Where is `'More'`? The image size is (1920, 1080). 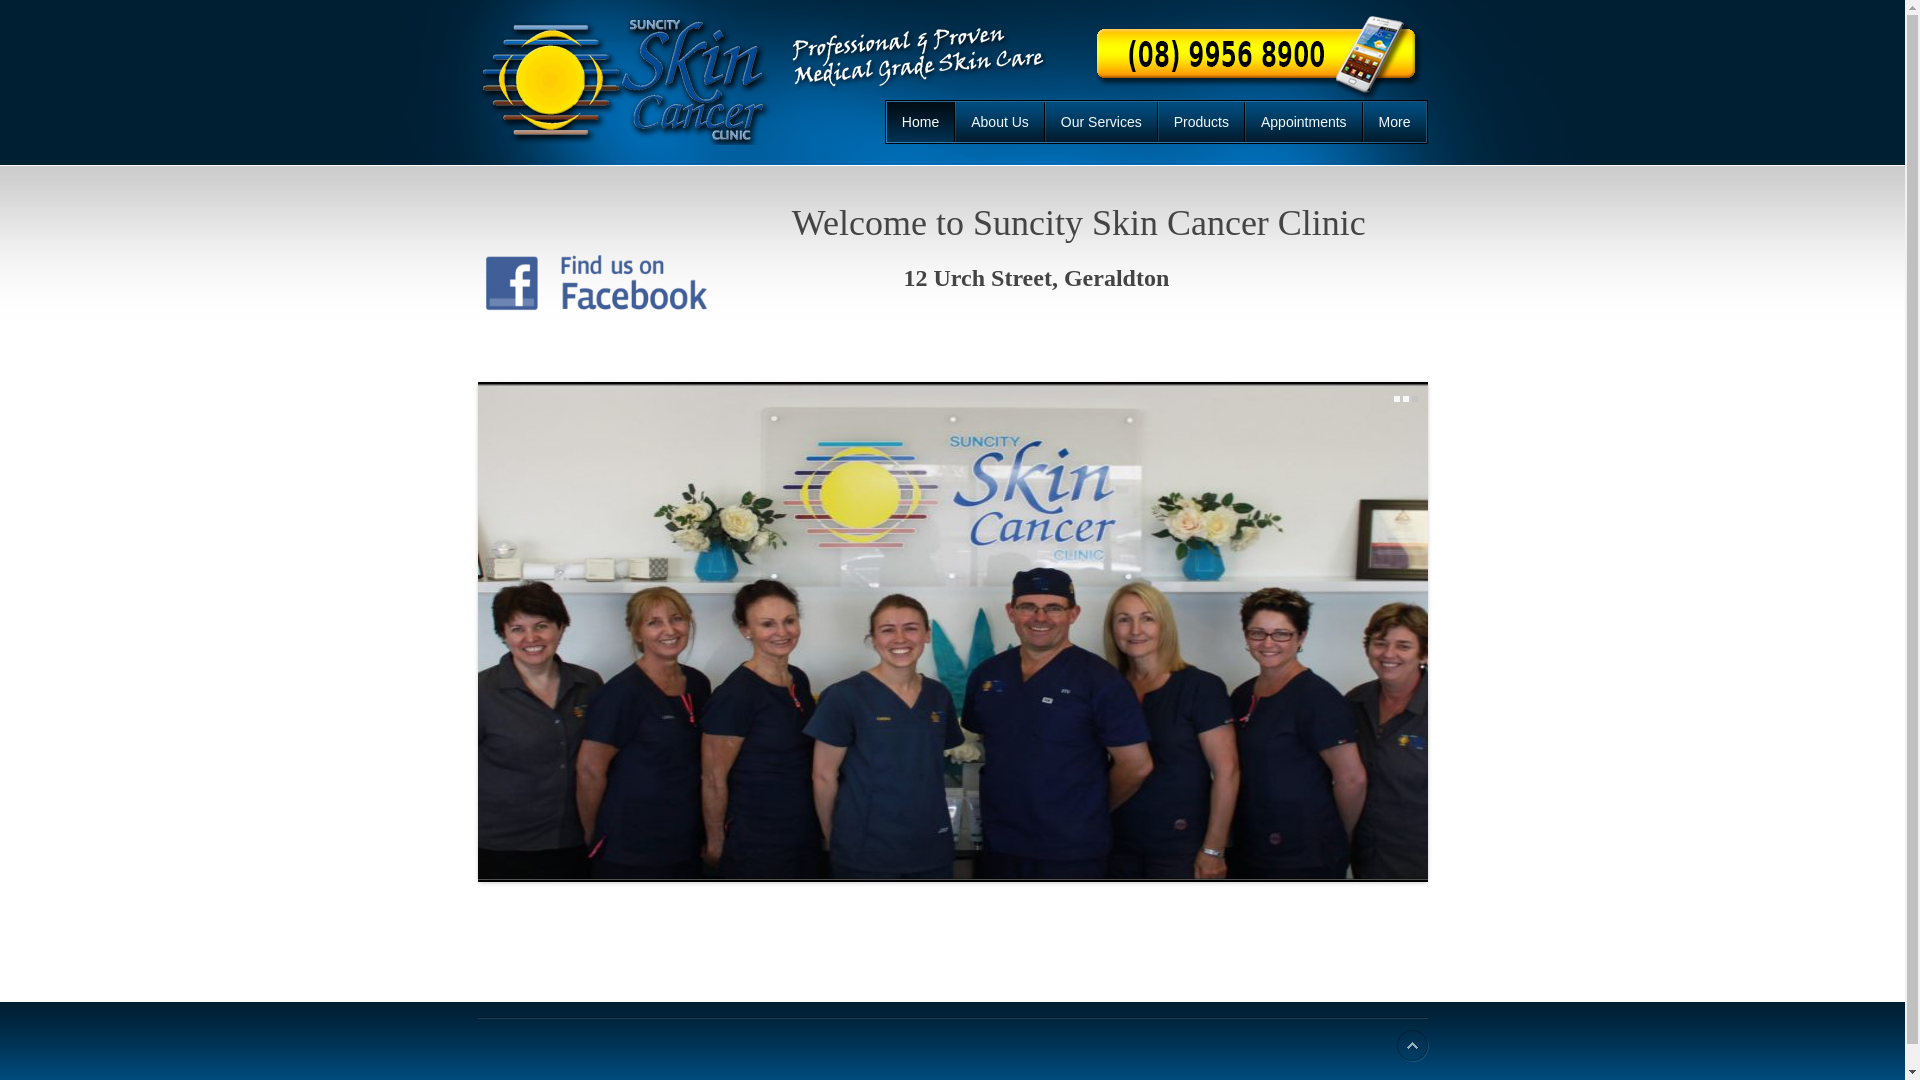
'More' is located at coordinates (1393, 122).